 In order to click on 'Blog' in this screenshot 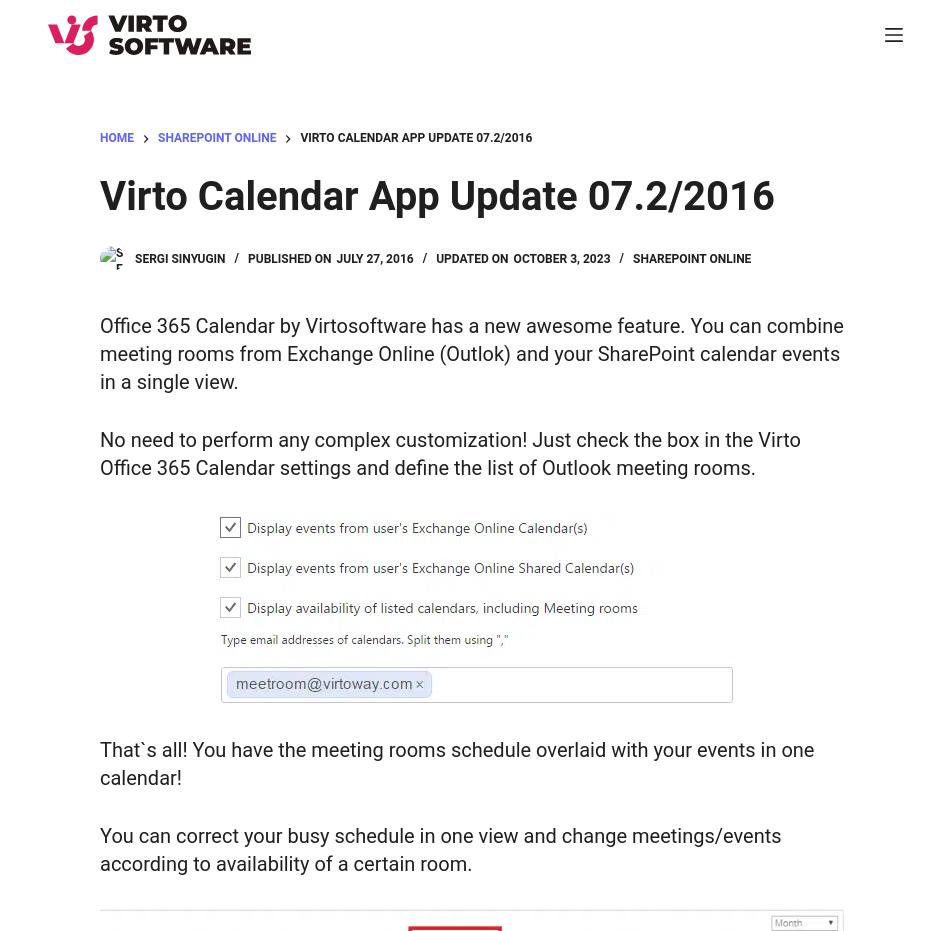, I will do `click(66, 828)`.